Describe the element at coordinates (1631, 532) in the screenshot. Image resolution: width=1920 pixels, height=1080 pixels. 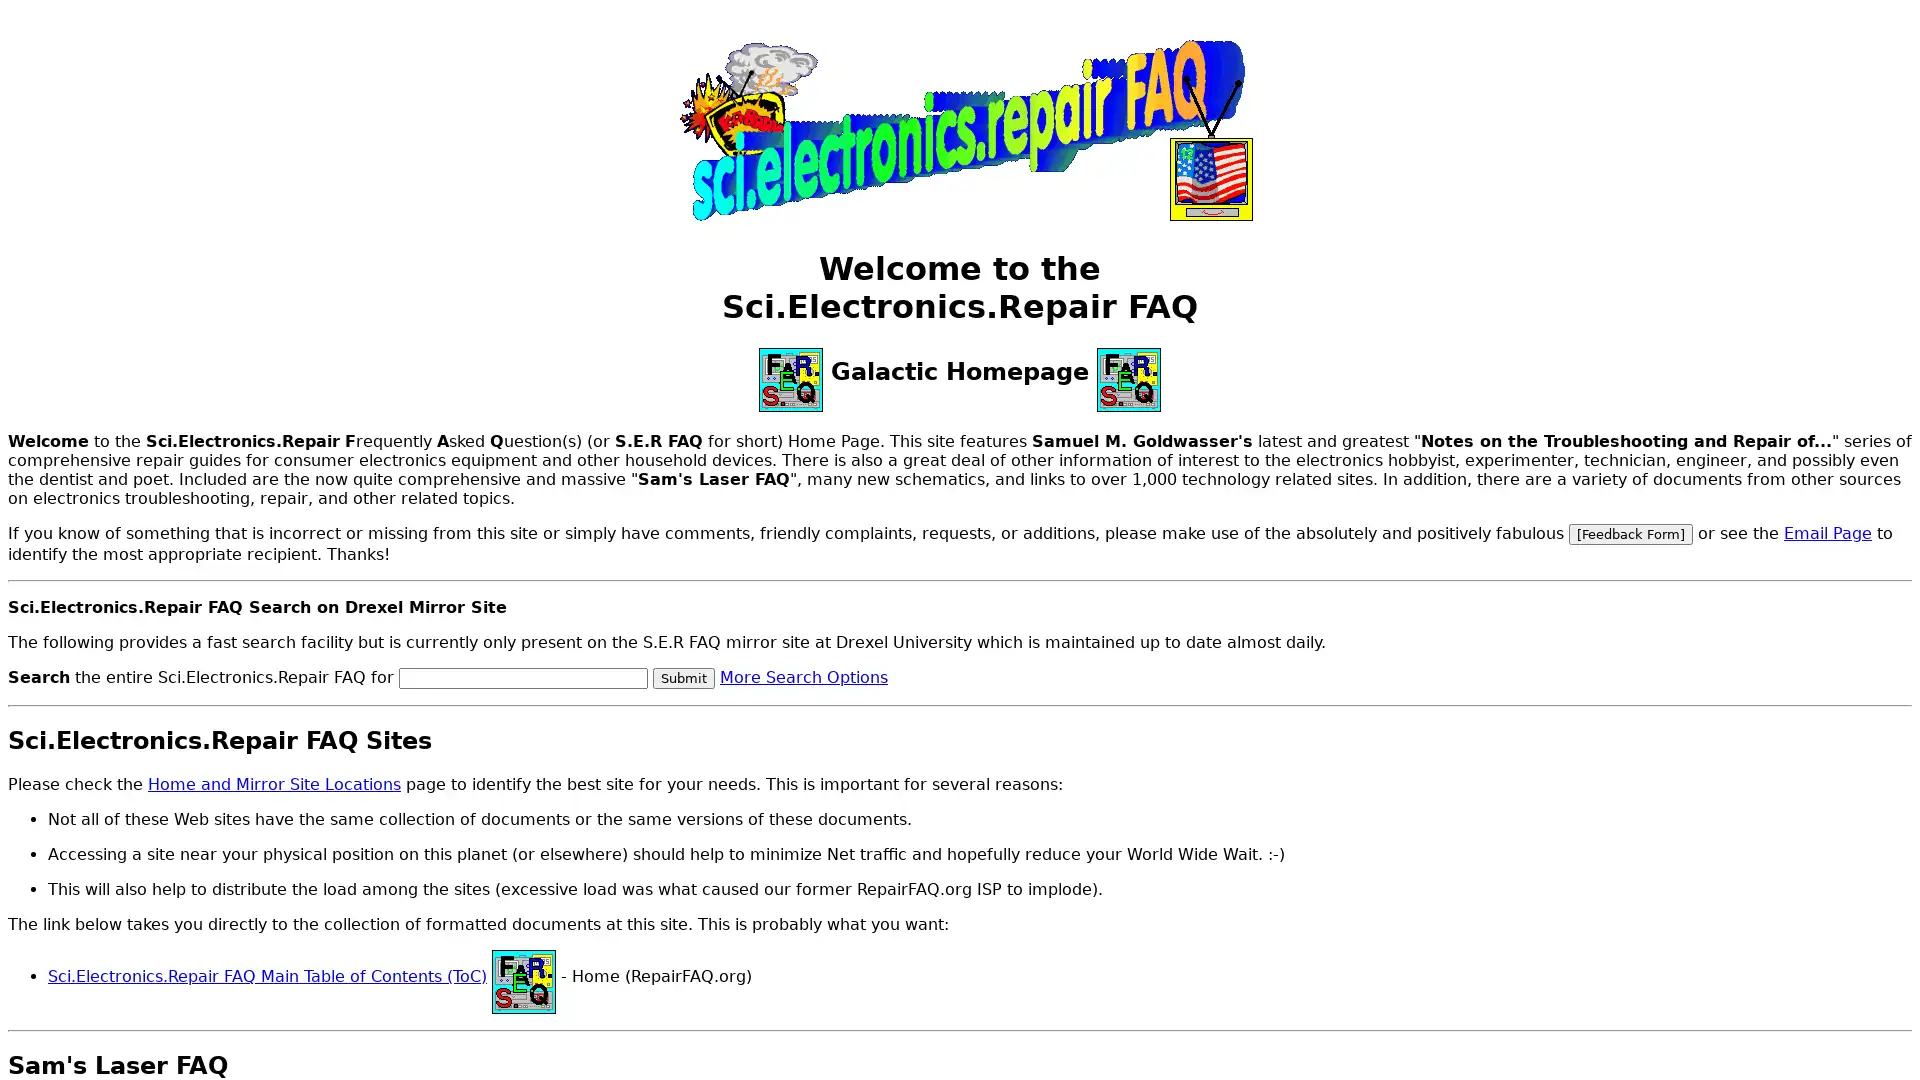
I see `[Feedback Form]` at that location.